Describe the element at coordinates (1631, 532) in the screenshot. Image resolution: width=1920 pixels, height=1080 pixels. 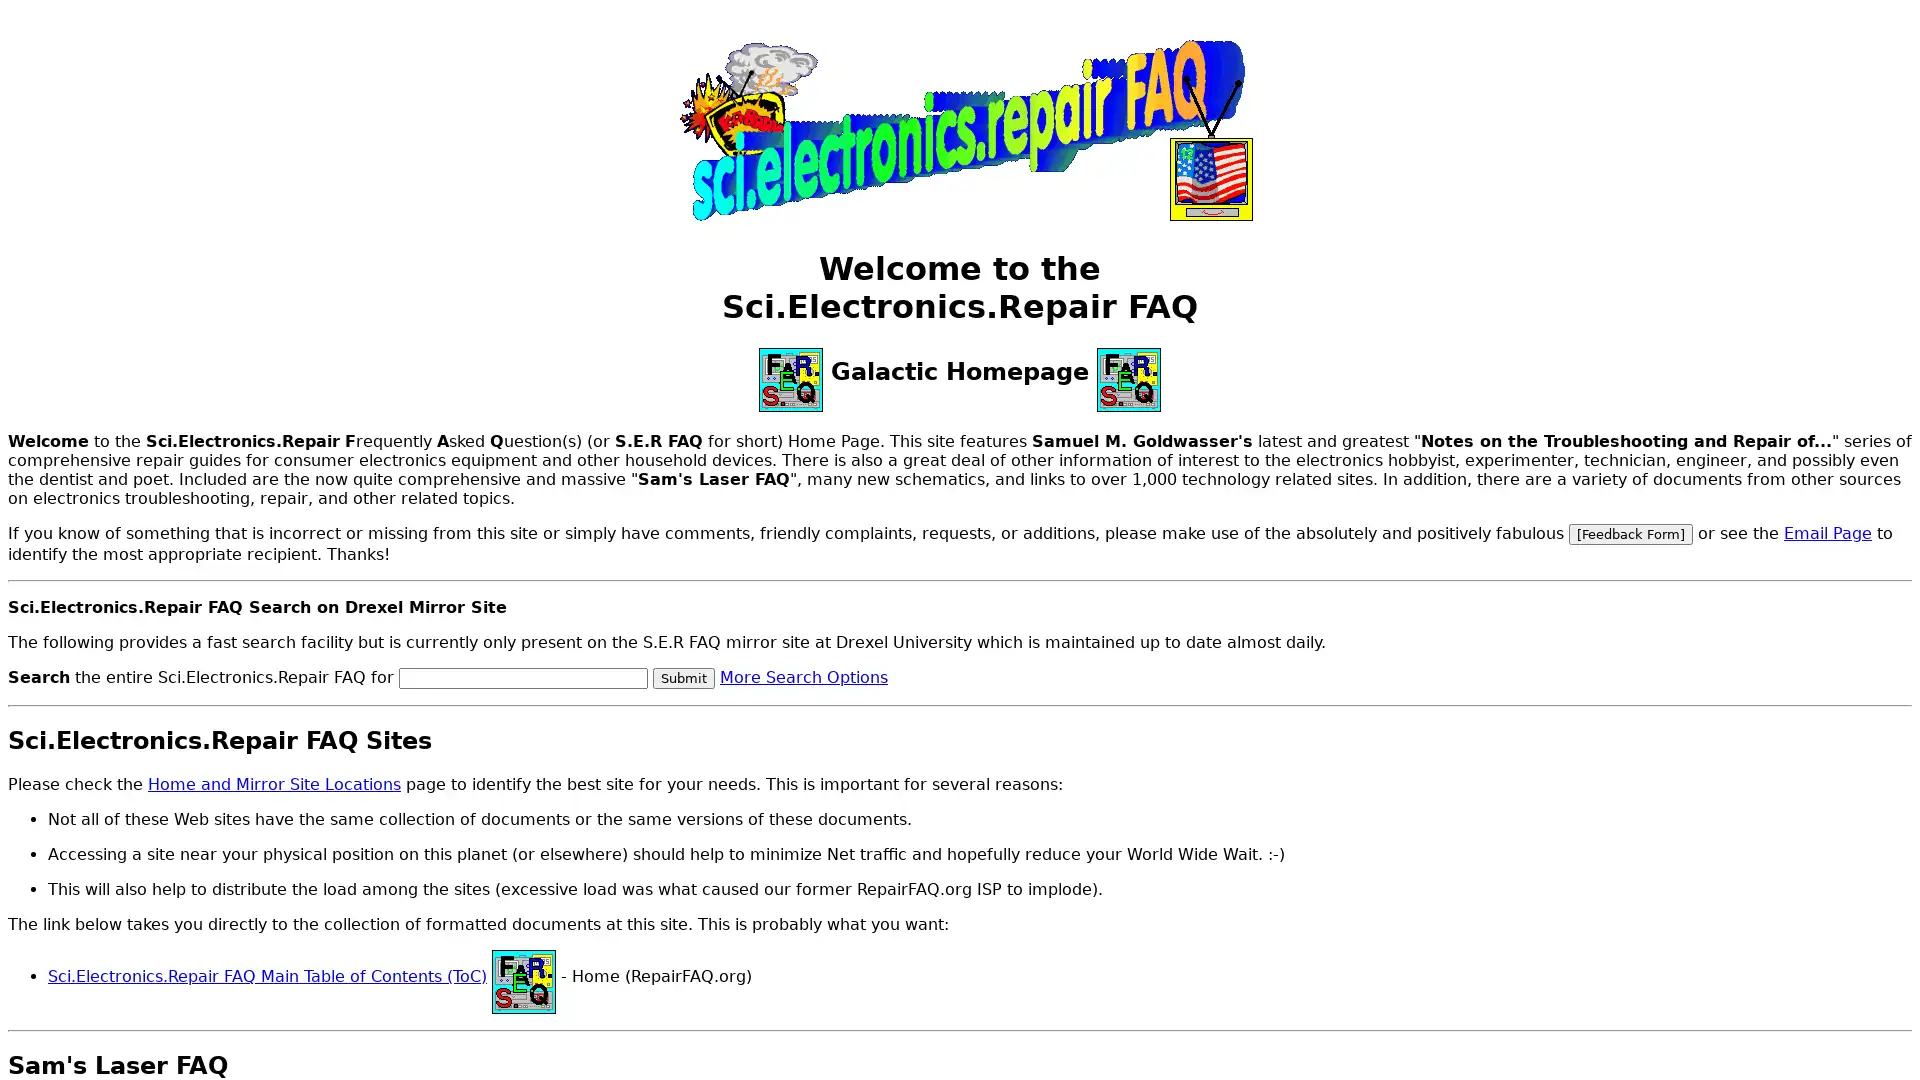
I see `[Feedback Form]` at that location.